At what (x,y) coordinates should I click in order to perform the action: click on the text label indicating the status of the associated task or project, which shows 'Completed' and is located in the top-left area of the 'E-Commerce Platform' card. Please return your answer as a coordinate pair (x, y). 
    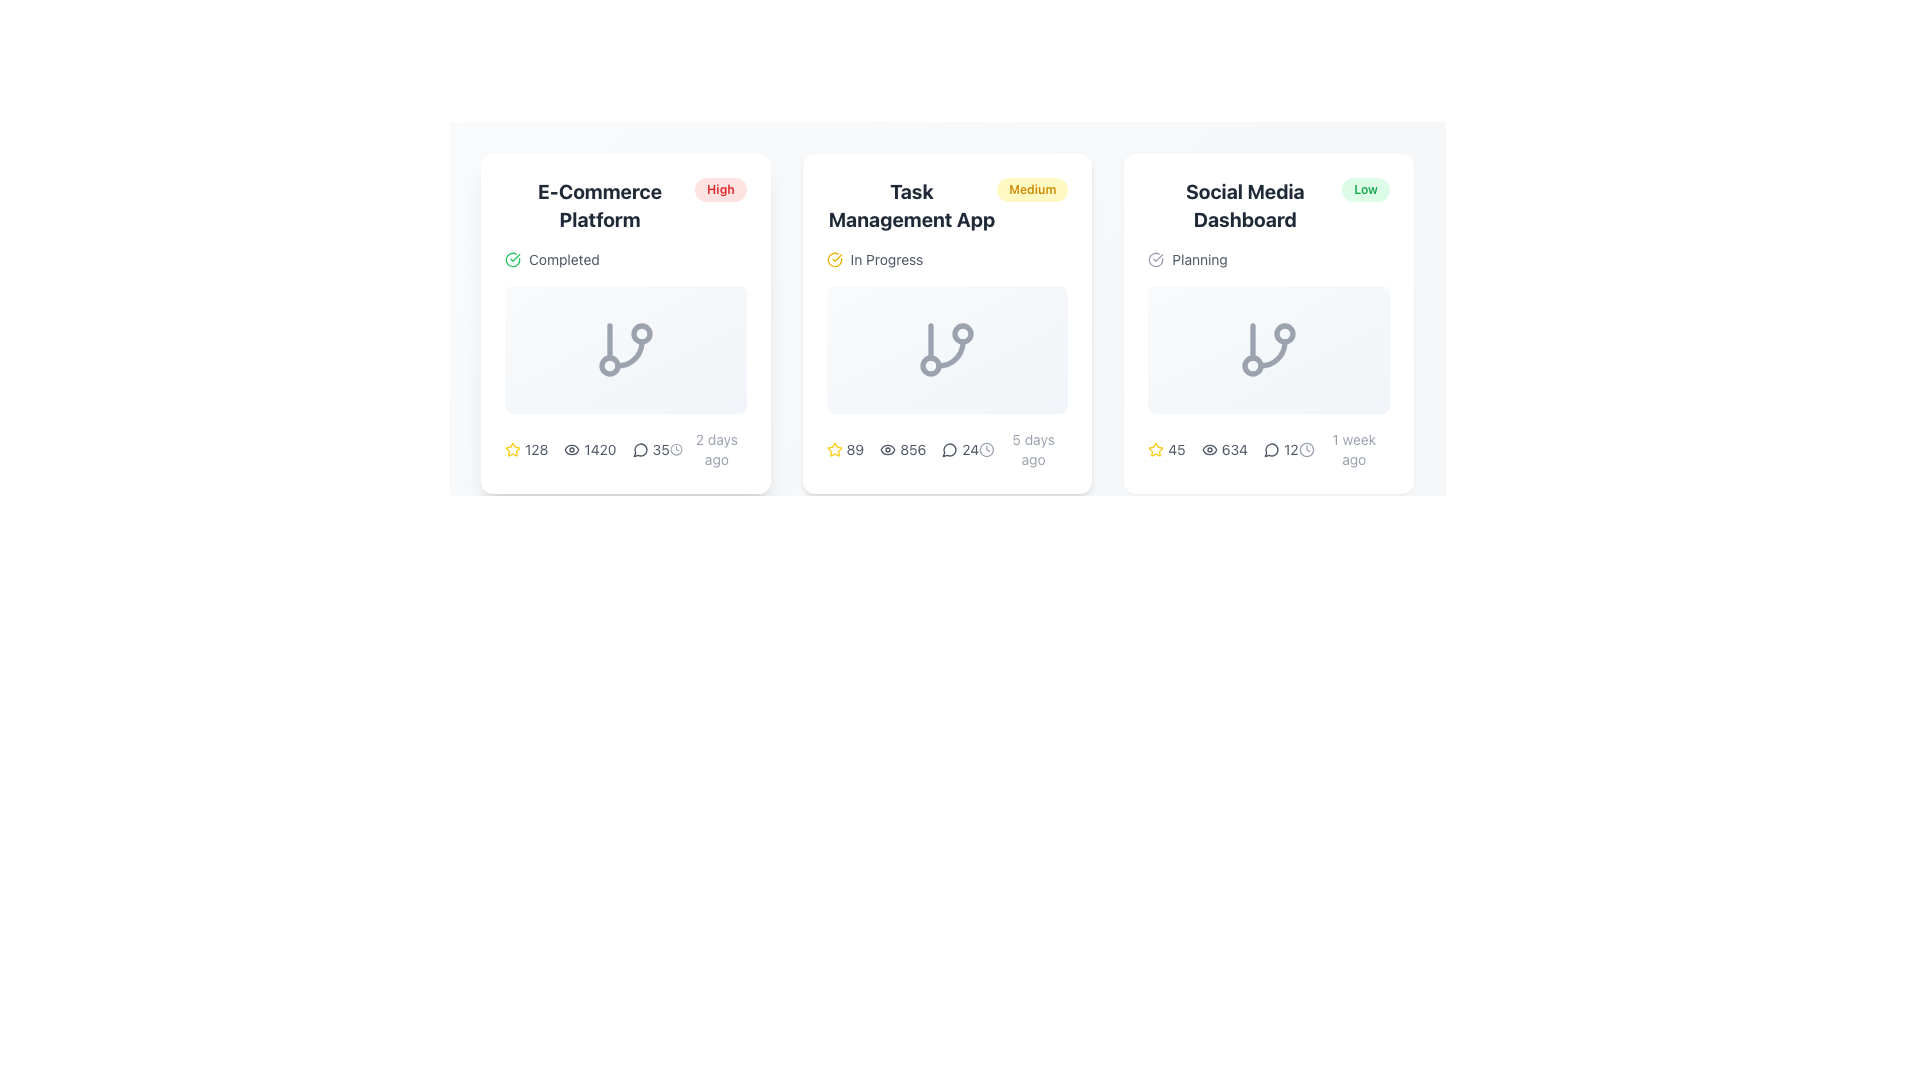
    Looking at the image, I should click on (563, 258).